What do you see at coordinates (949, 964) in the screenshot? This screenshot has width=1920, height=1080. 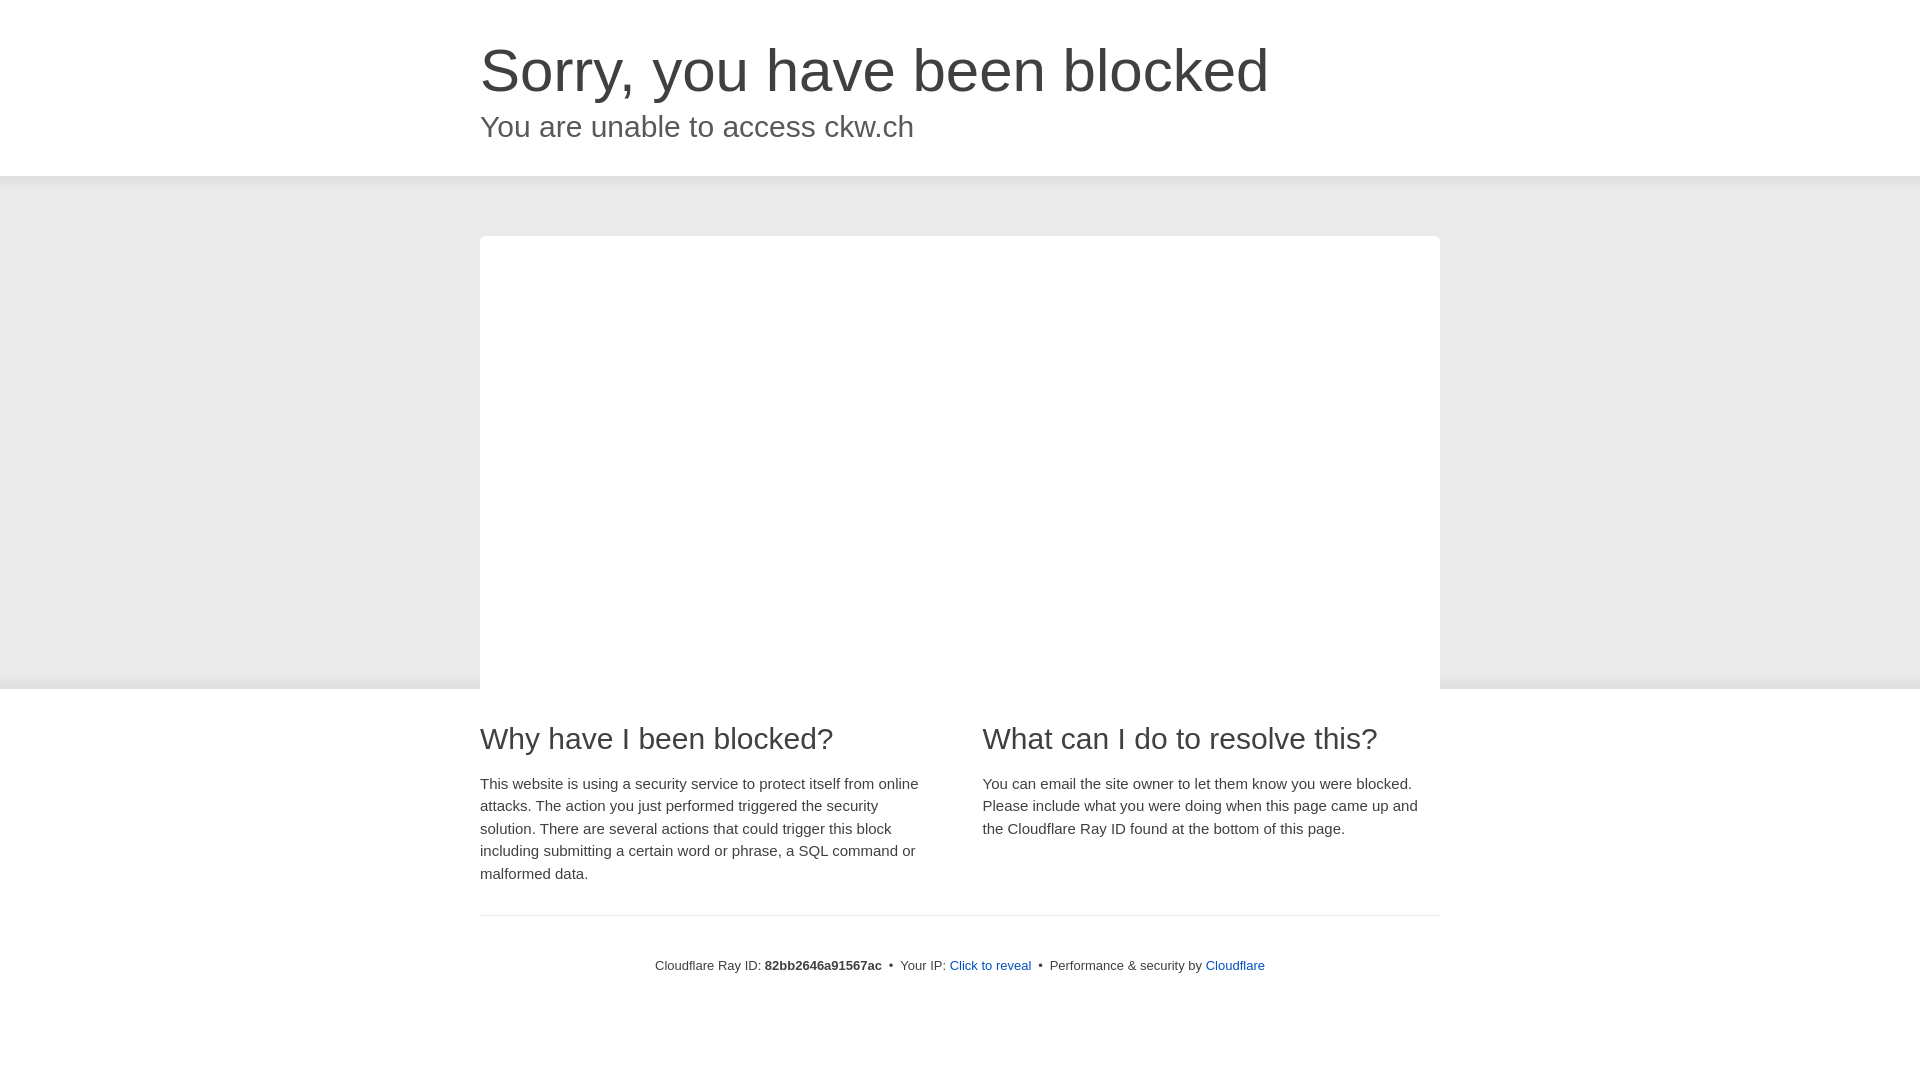 I see `'Click to reveal'` at bounding box center [949, 964].